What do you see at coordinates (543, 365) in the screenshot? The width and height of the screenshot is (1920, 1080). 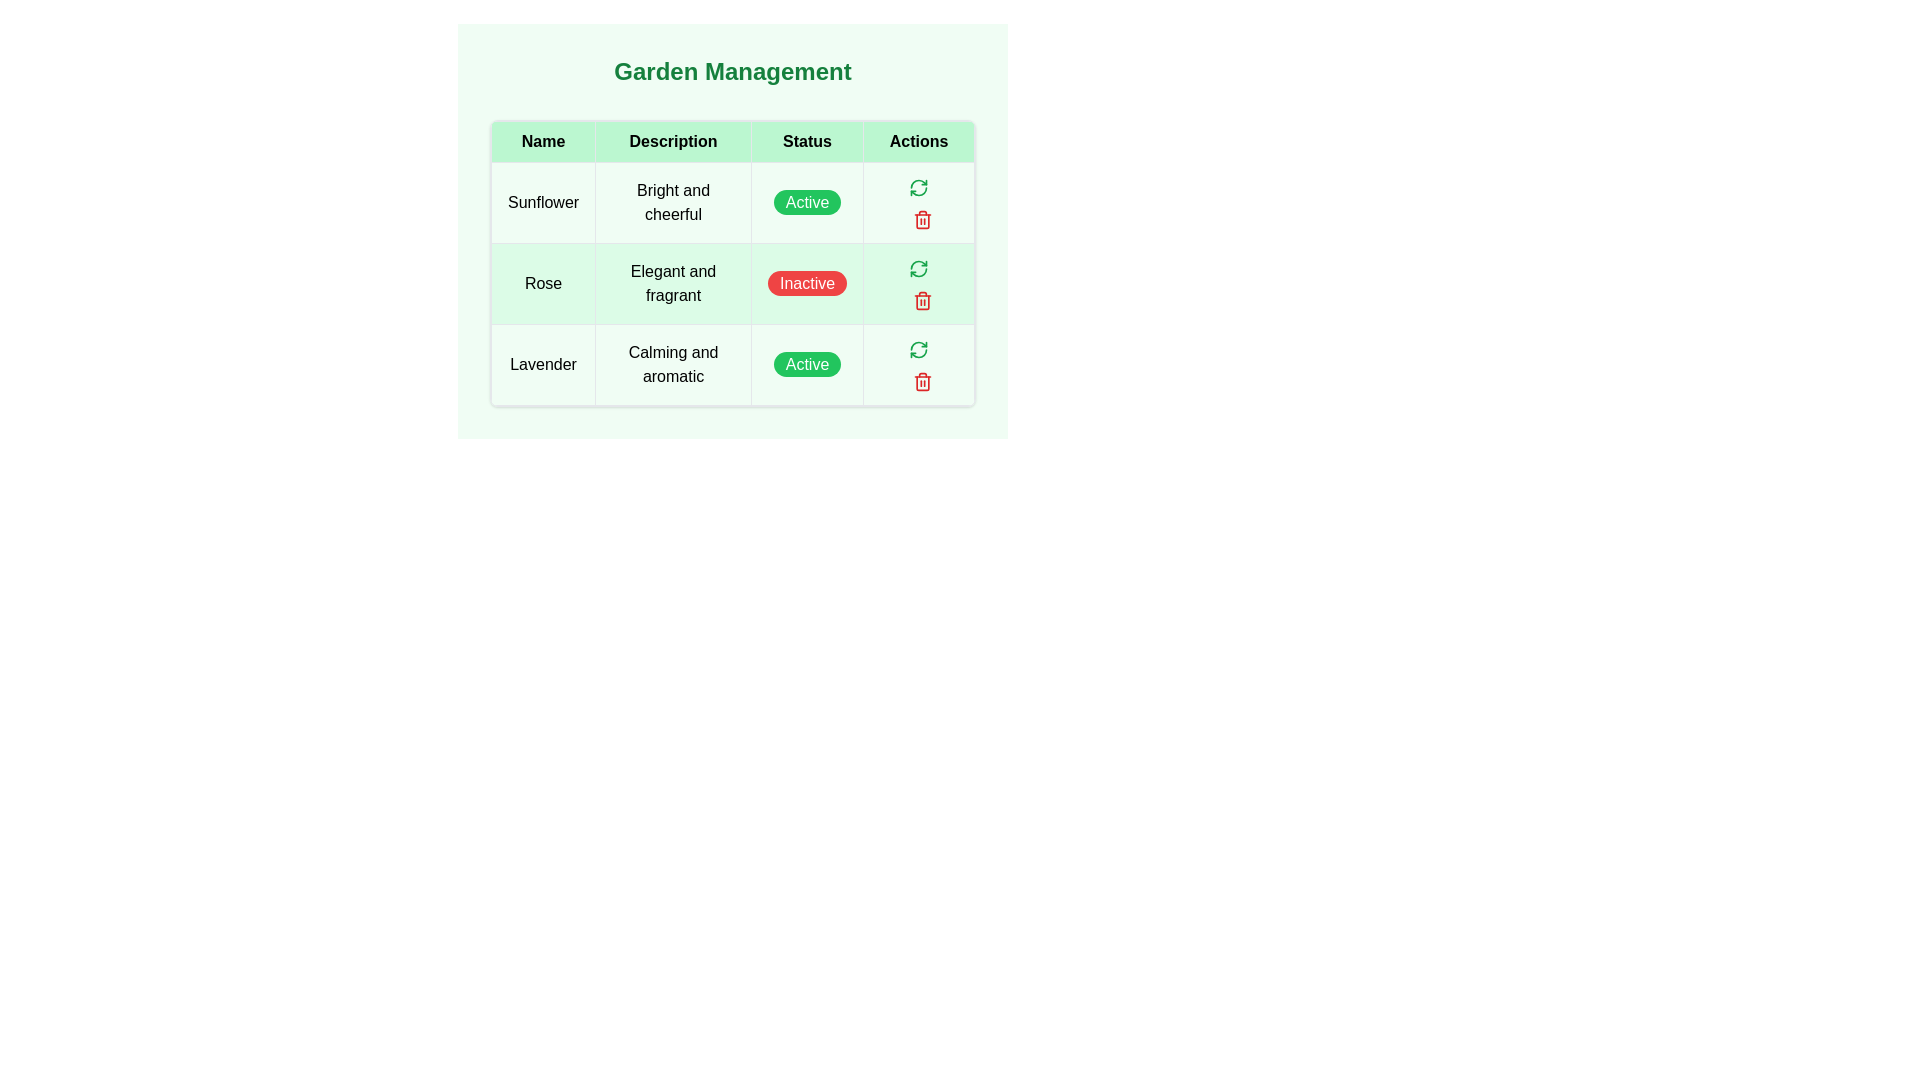 I see `text displayed in the table cell that contains 'Lavender', which is located in the first column of the third row of the table` at bounding box center [543, 365].